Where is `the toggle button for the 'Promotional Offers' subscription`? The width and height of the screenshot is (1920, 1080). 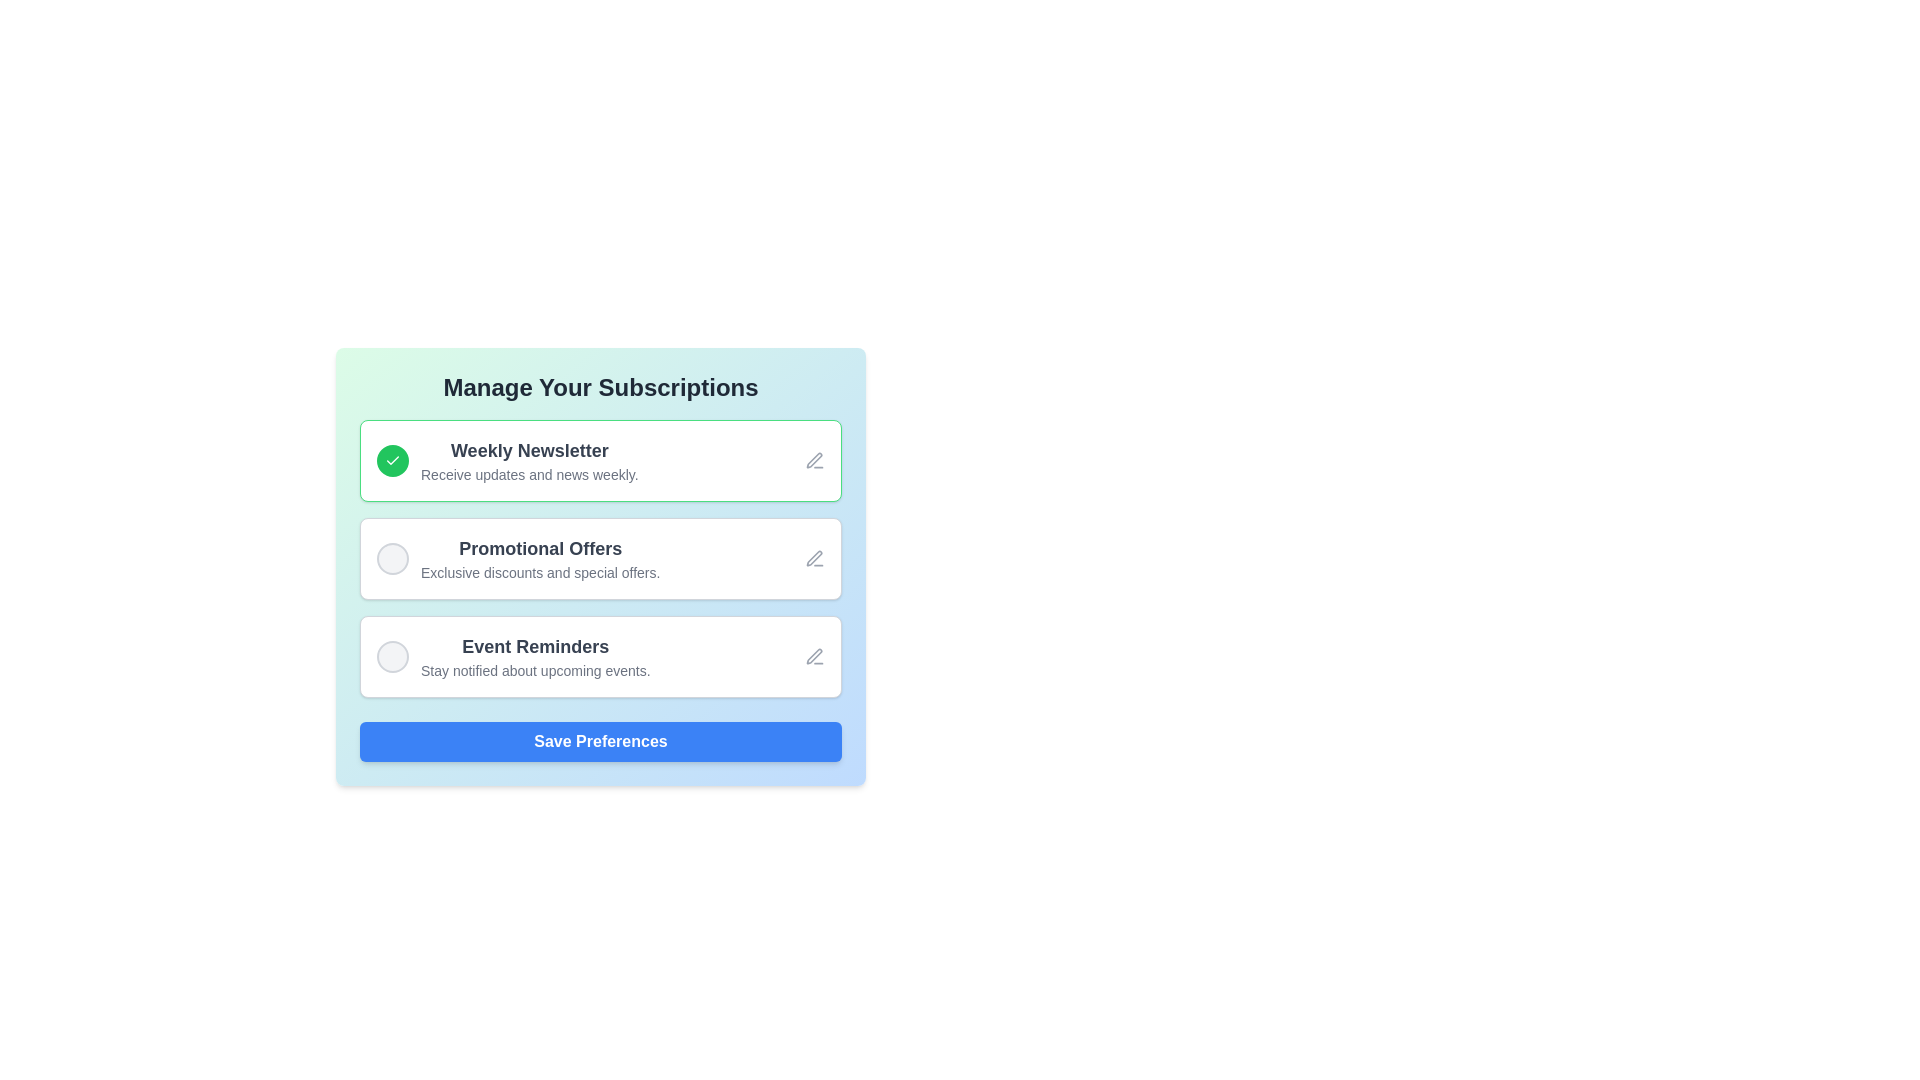 the toggle button for the 'Promotional Offers' subscription is located at coordinates (393, 559).